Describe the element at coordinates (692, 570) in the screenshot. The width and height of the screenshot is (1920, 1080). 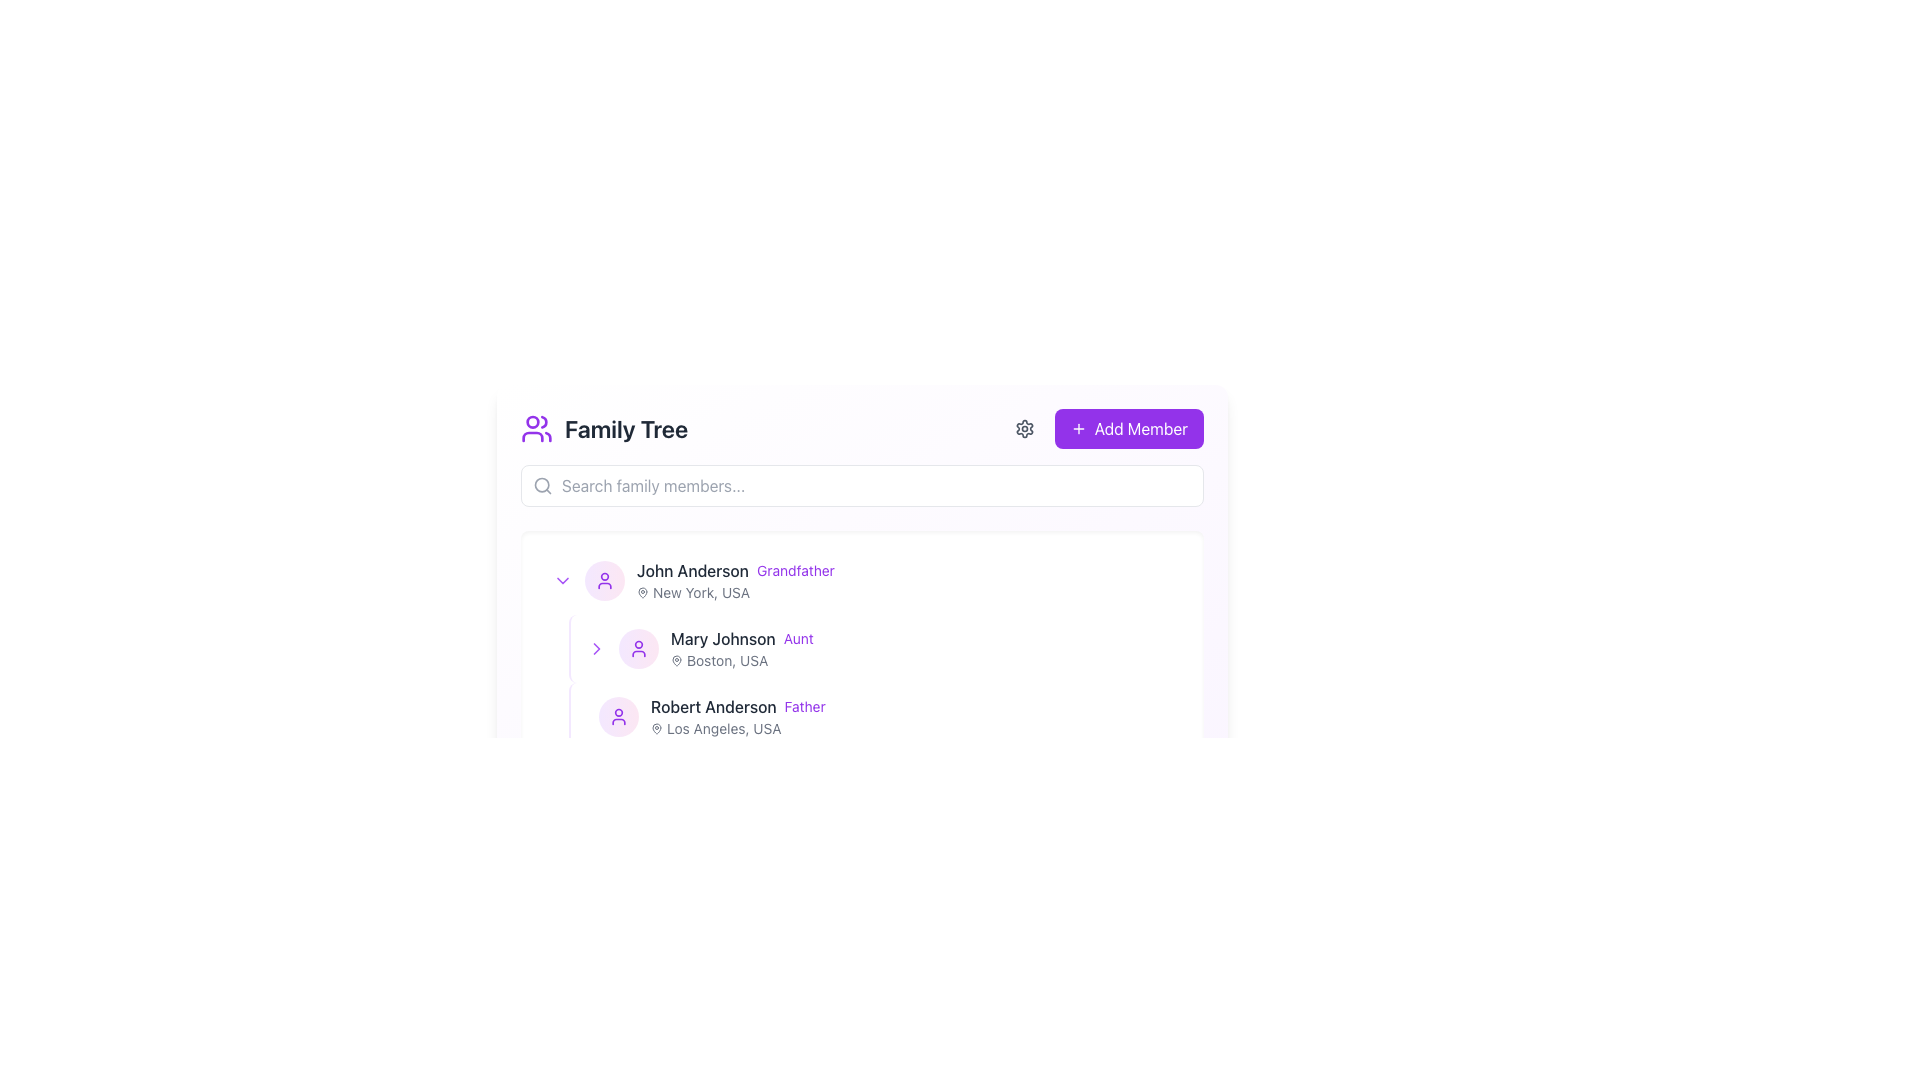
I see `the text label identifying 'John Anderson' in the family tree, located on the left side of the interface, adjacent to the label 'Grandfather.'` at that location.